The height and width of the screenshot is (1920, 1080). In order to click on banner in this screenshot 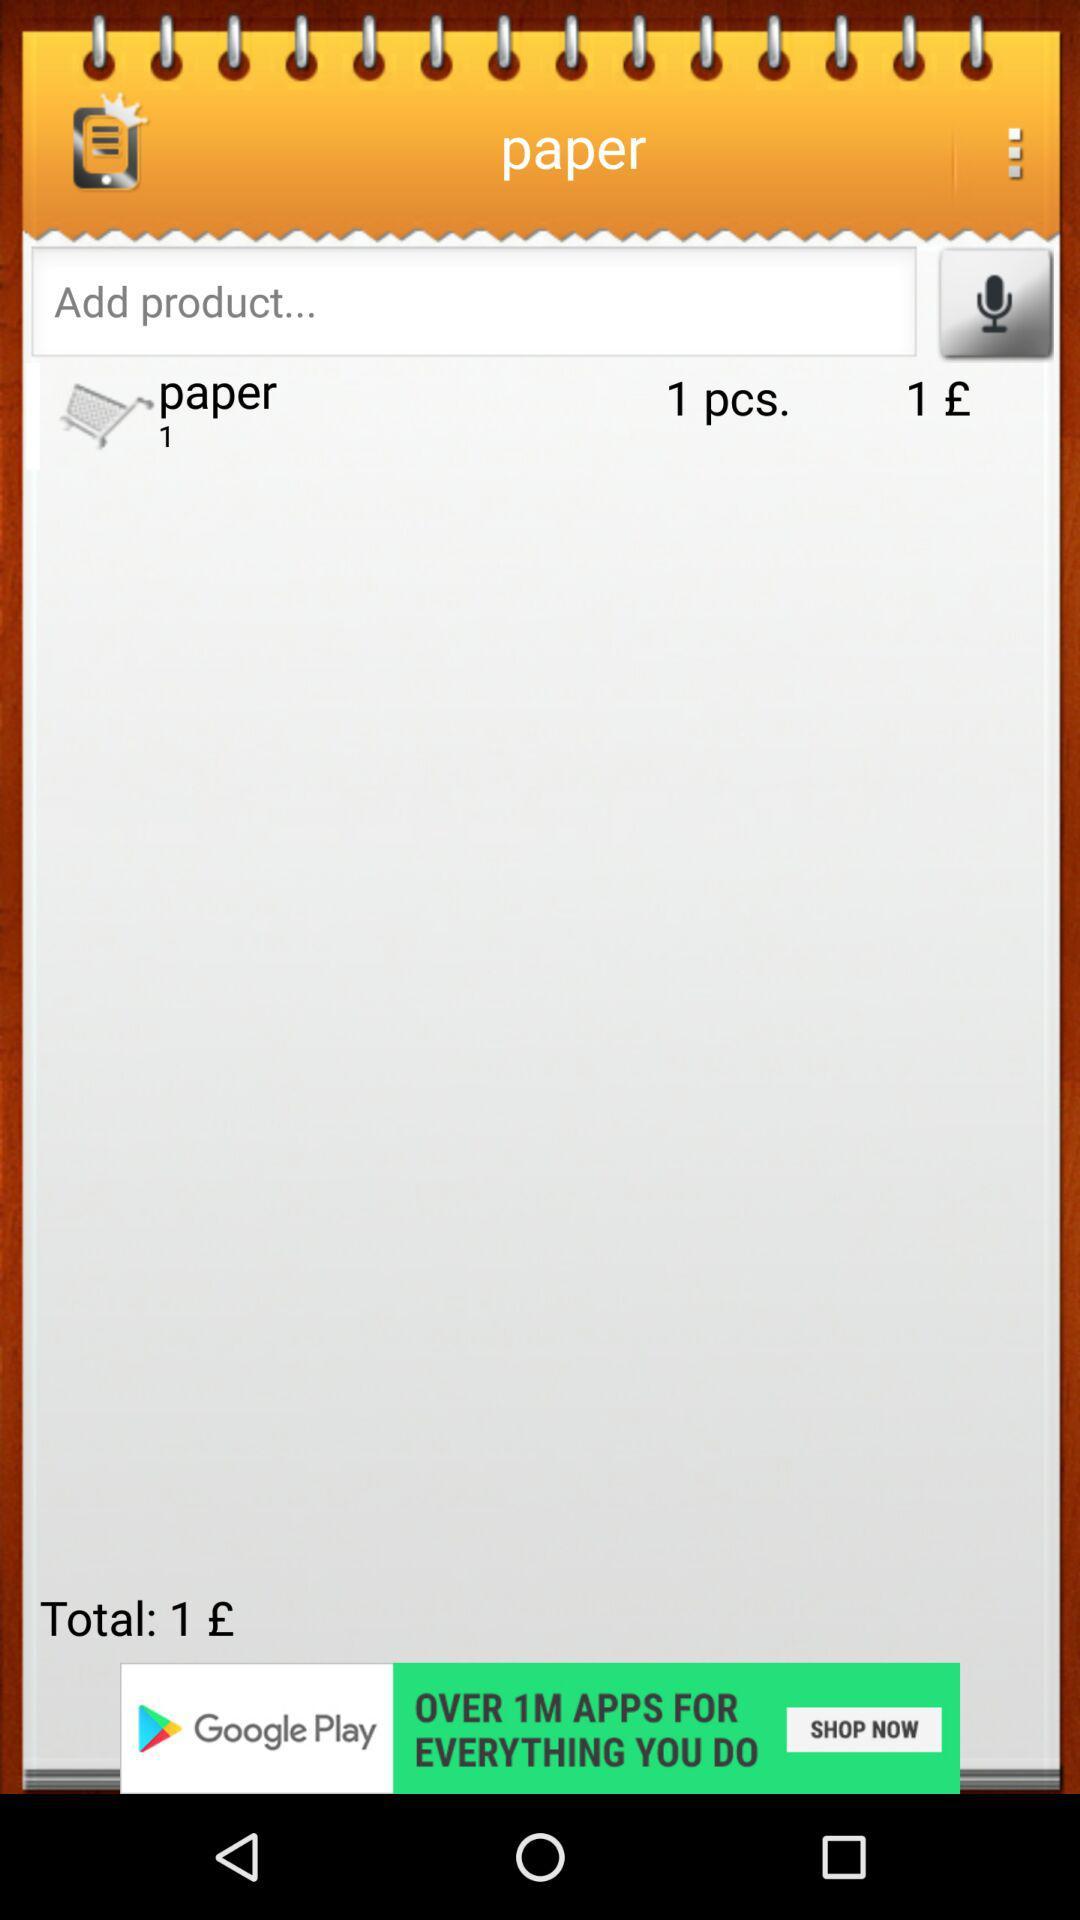, I will do `click(540, 1727)`.